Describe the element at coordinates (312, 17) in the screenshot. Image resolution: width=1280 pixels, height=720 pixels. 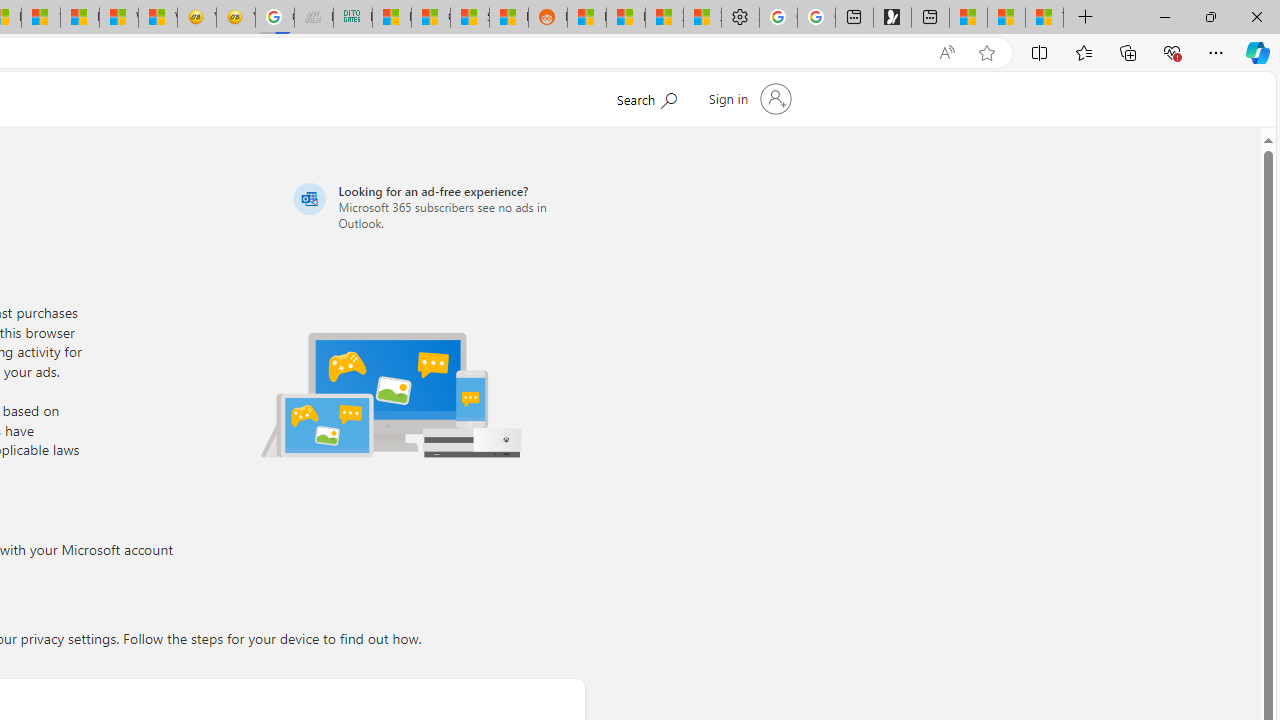
I see `'Navy Quest'` at that location.